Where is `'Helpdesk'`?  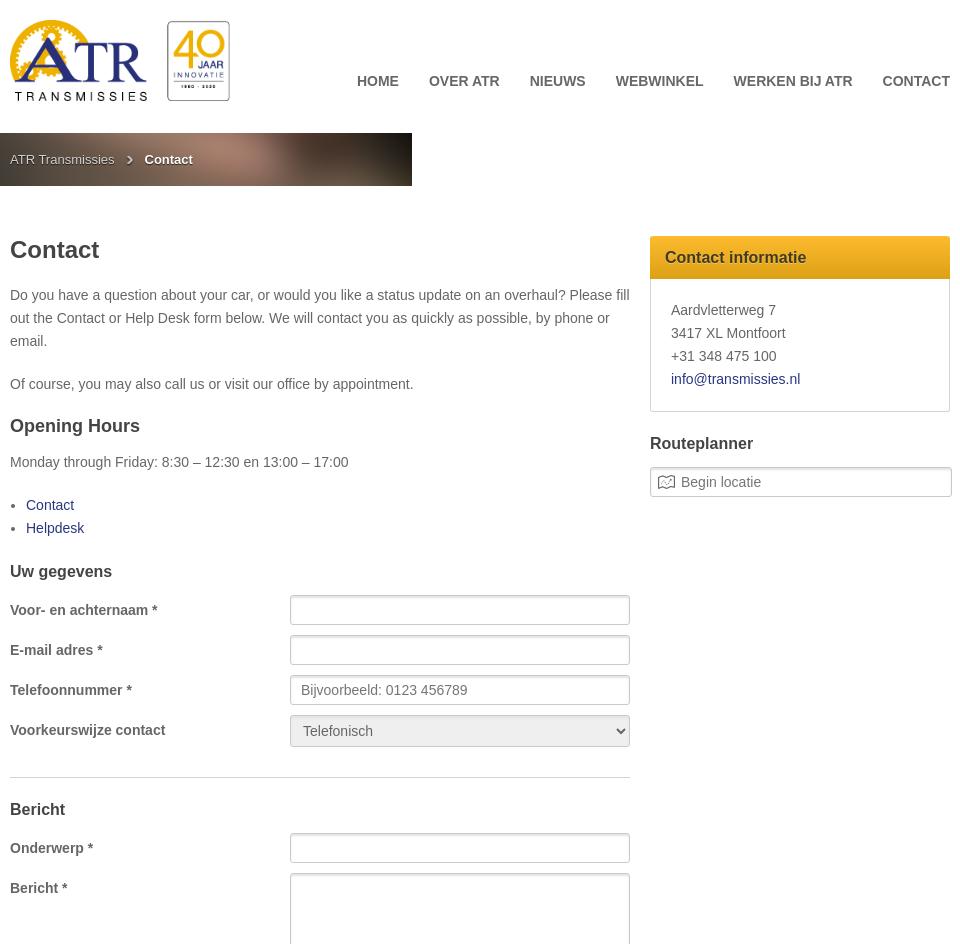
'Helpdesk' is located at coordinates (54, 527).